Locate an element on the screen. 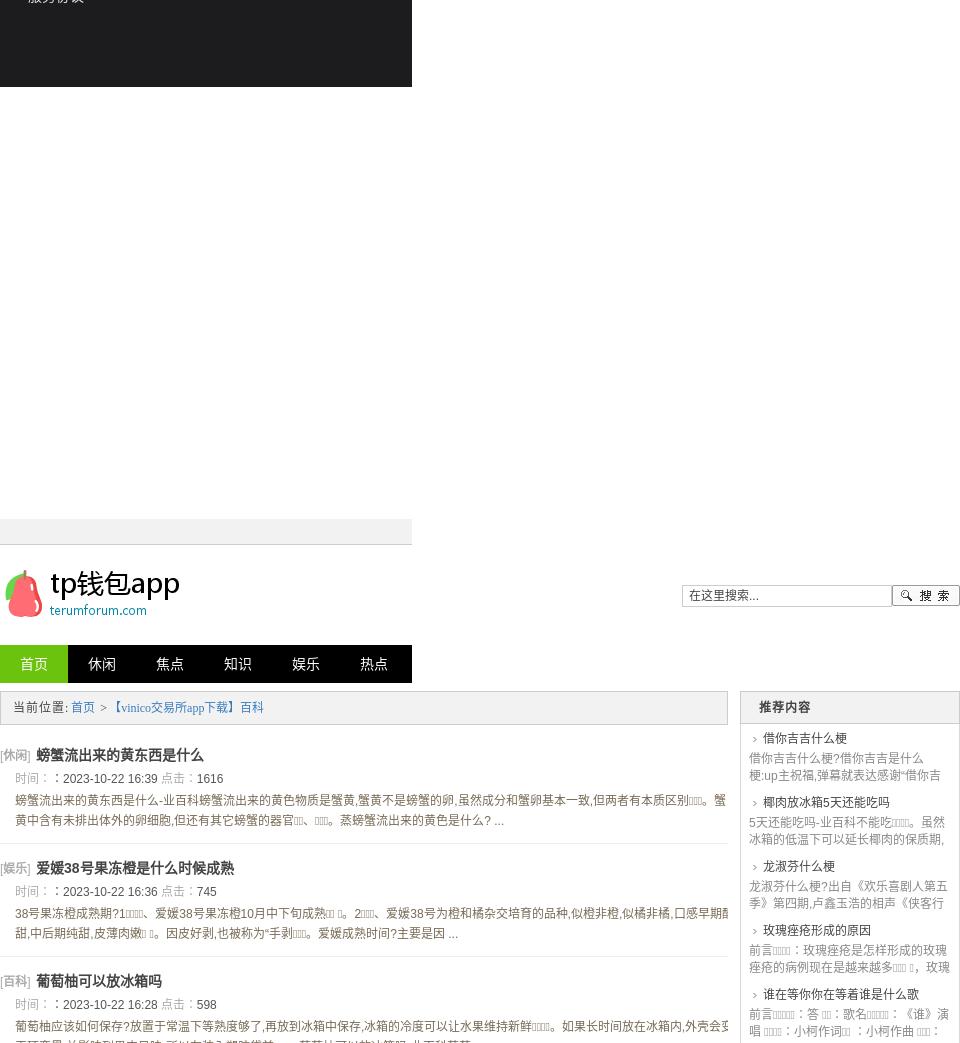 The width and height of the screenshot is (960, 1043). '>' is located at coordinates (102, 707).